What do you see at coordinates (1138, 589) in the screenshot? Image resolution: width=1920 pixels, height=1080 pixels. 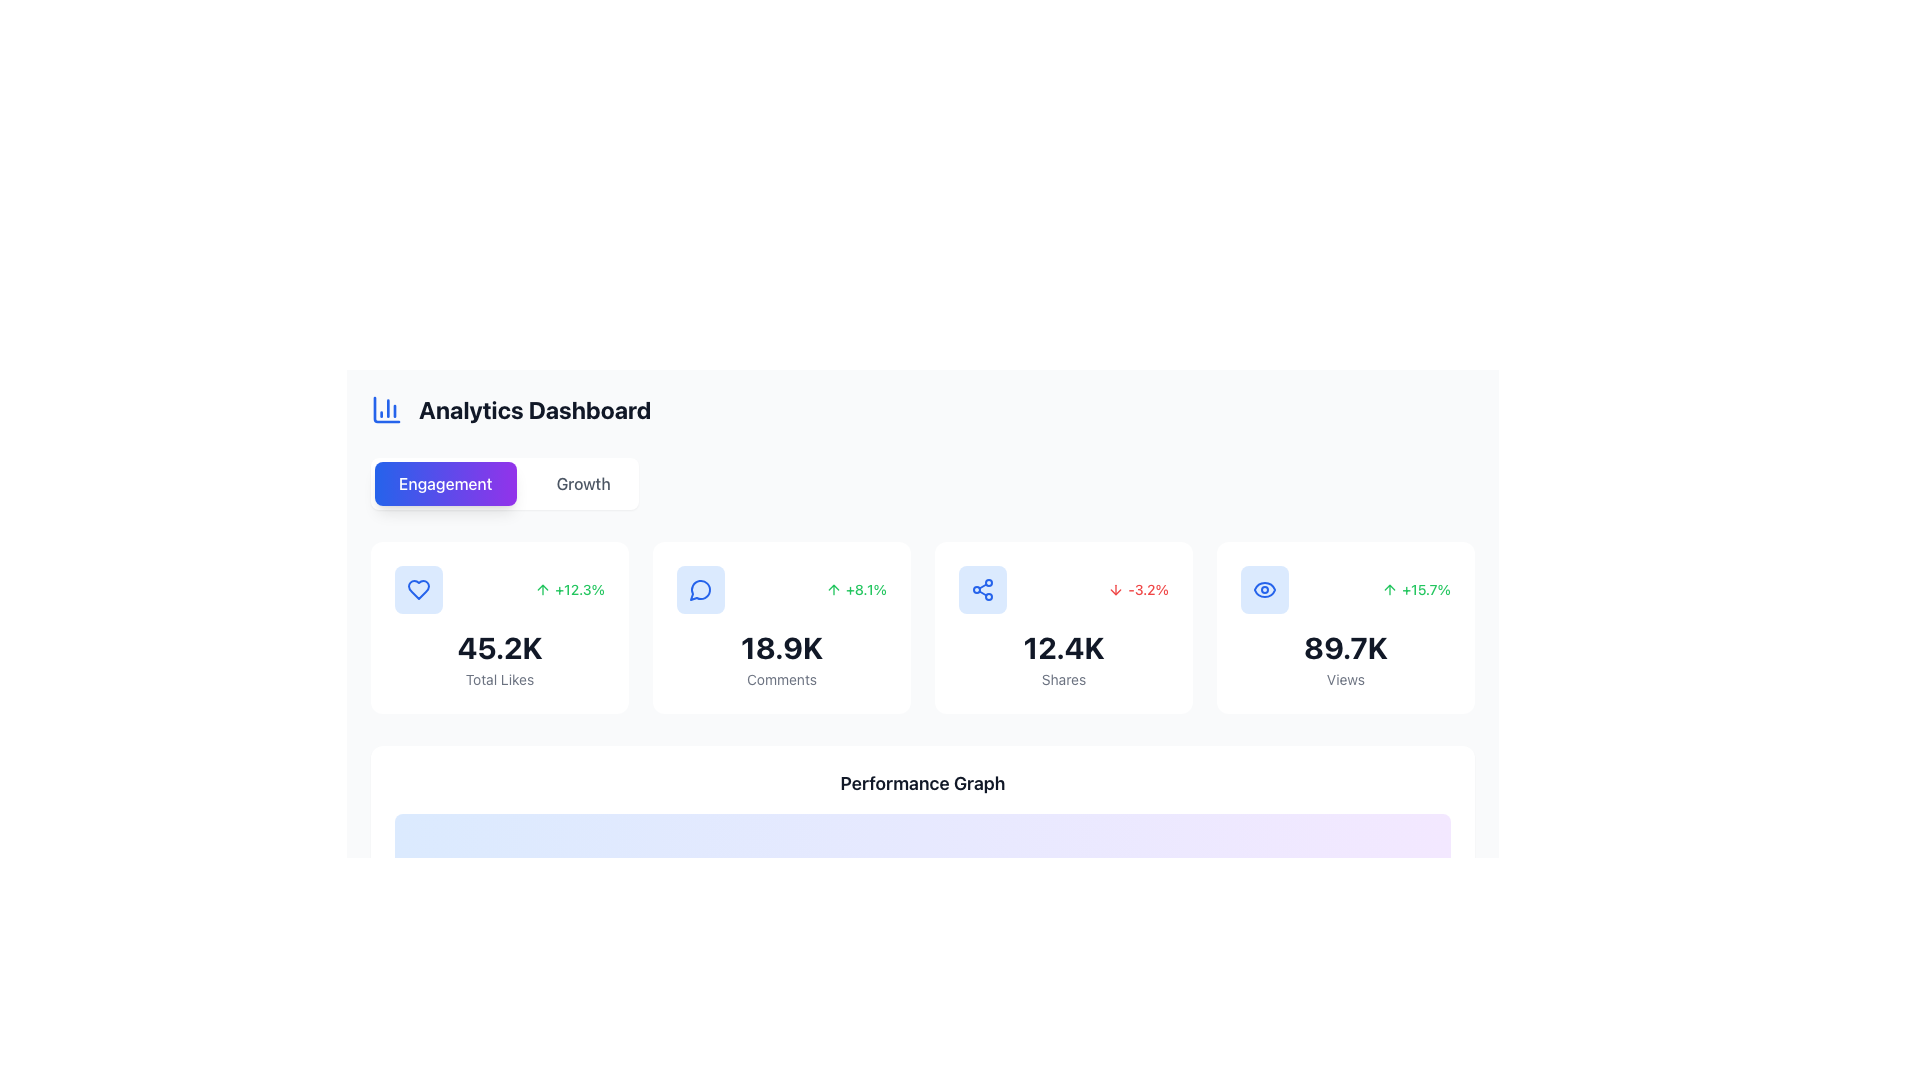 I see `value displayed in the Text label showing '-3.2%' in bold red font, which is located in the 'Shares' card beneath the corresponding icon` at bounding box center [1138, 589].